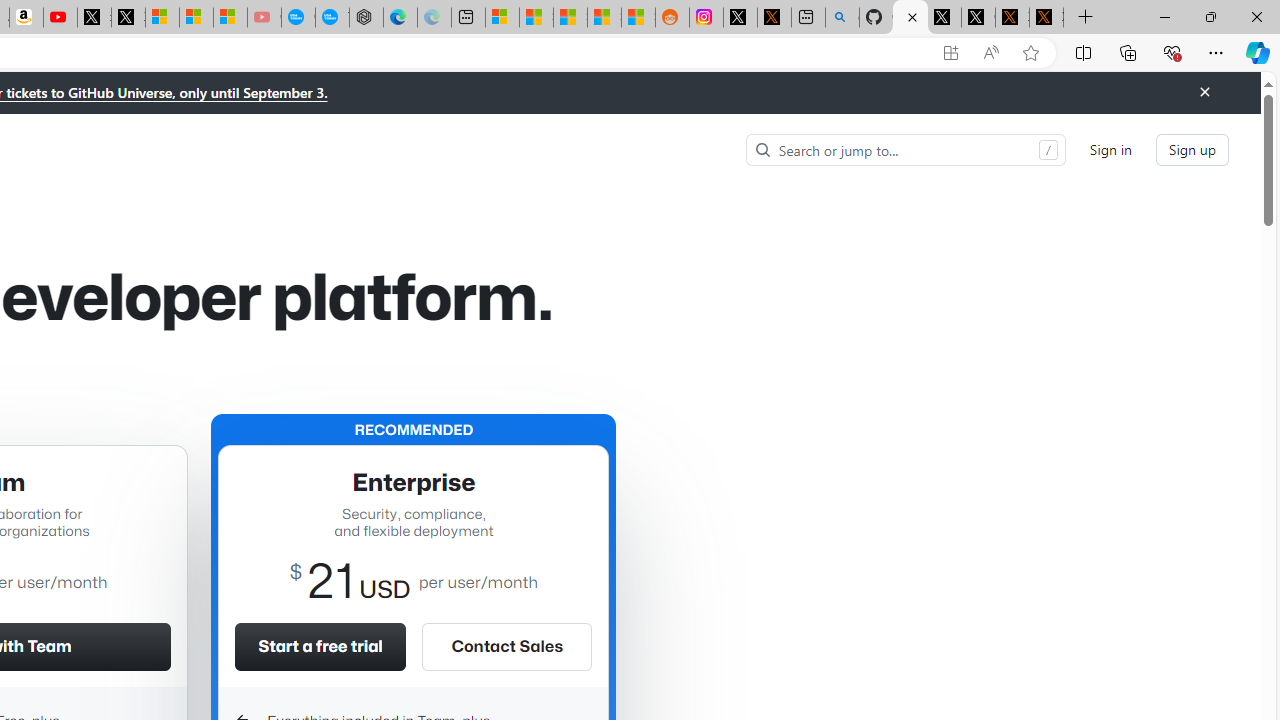  What do you see at coordinates (60, 17) in the screenshot?
I see `'Day 1: Arriving in Yemen (surreal to be here) - YouTube'` at bounding box center [60, 17].